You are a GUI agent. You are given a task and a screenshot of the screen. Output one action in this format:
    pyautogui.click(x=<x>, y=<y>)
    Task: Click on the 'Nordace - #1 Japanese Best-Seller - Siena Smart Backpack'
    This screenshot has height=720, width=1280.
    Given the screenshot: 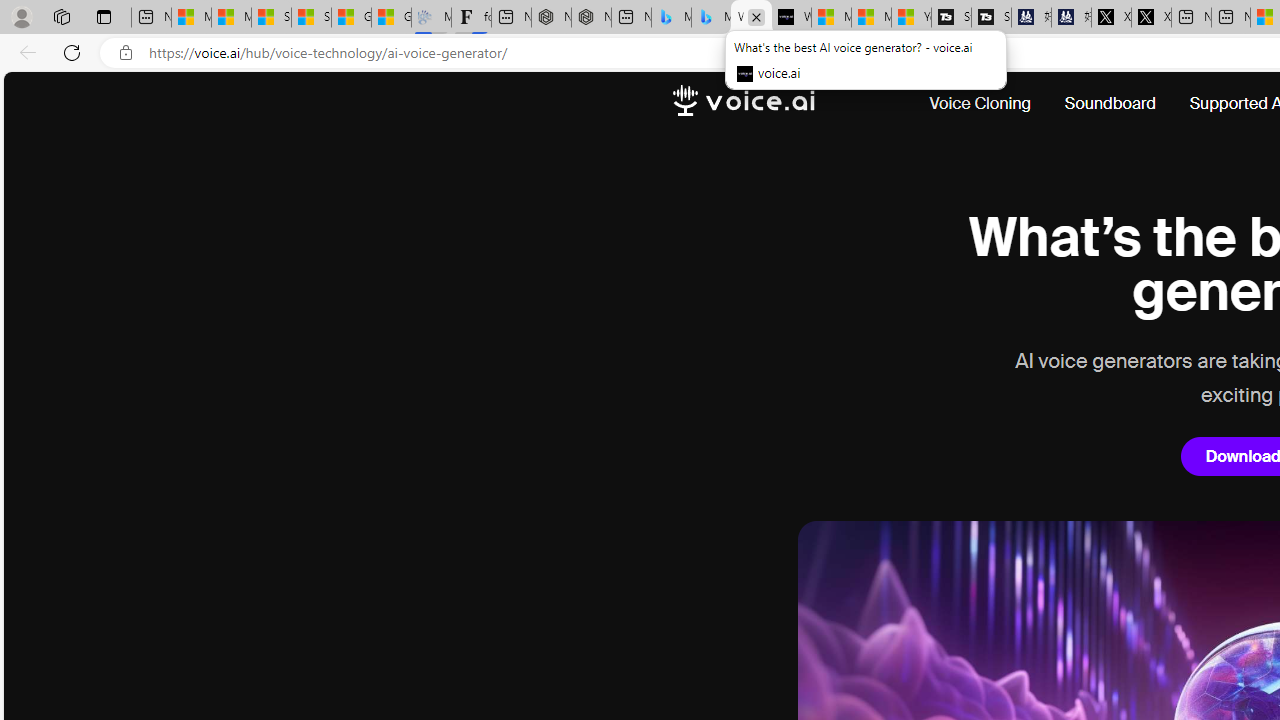 What is the action you would take?
    pyautogui.click(x=590, y=17)
    